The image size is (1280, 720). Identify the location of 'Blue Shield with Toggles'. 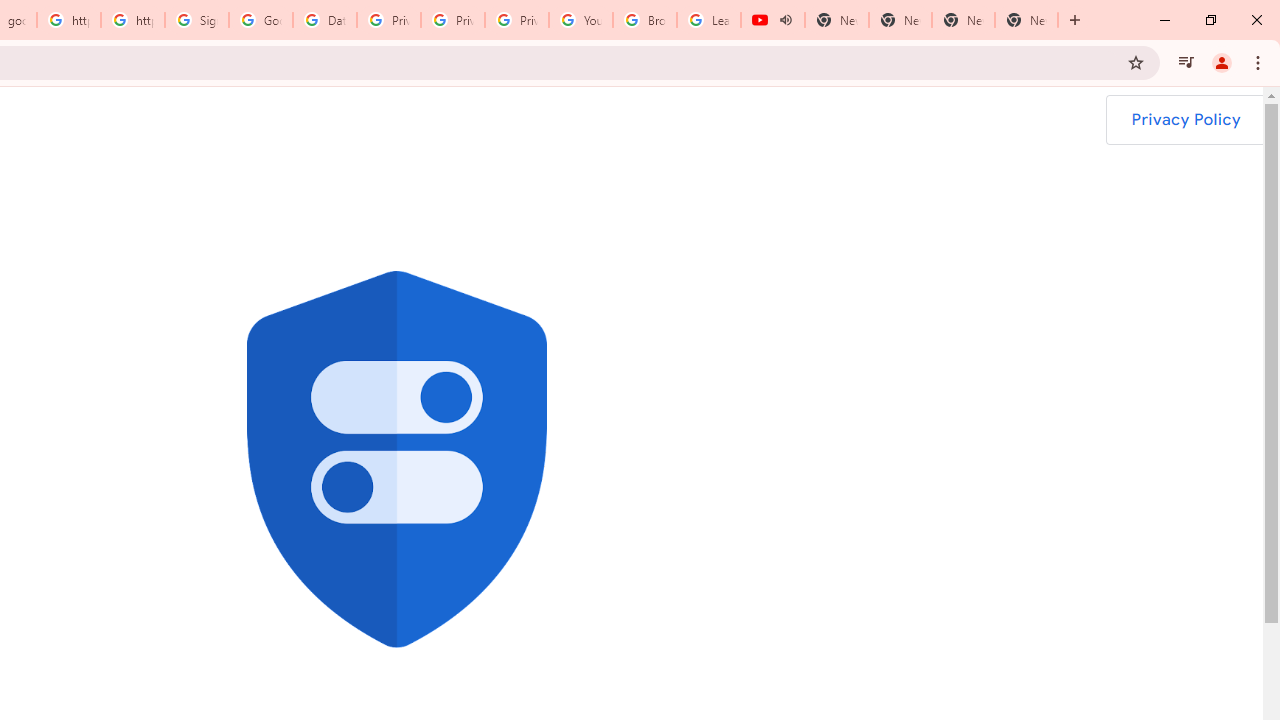
(396, 459).